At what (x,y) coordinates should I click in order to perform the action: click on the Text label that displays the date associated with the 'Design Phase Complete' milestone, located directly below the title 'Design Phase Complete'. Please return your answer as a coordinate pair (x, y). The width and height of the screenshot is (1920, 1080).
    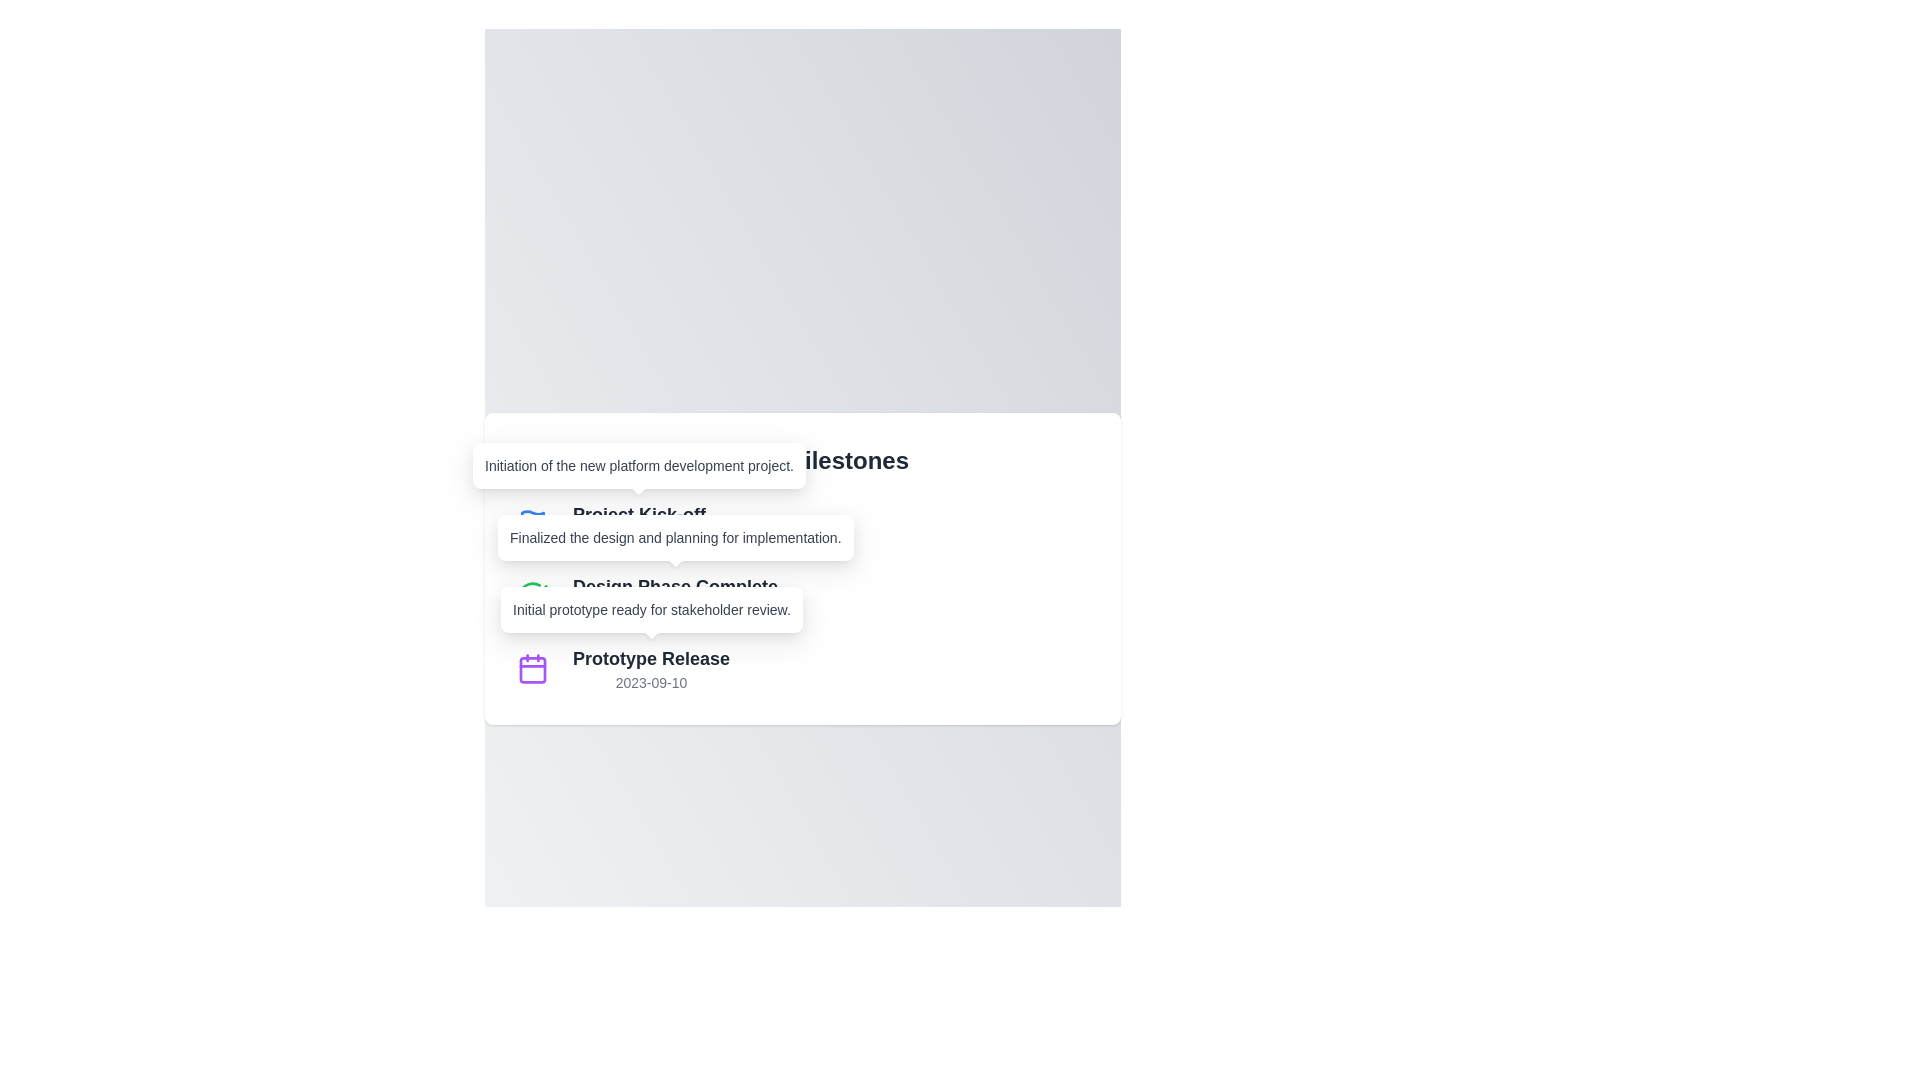
    Looking at the image, I should click on (675, 609).